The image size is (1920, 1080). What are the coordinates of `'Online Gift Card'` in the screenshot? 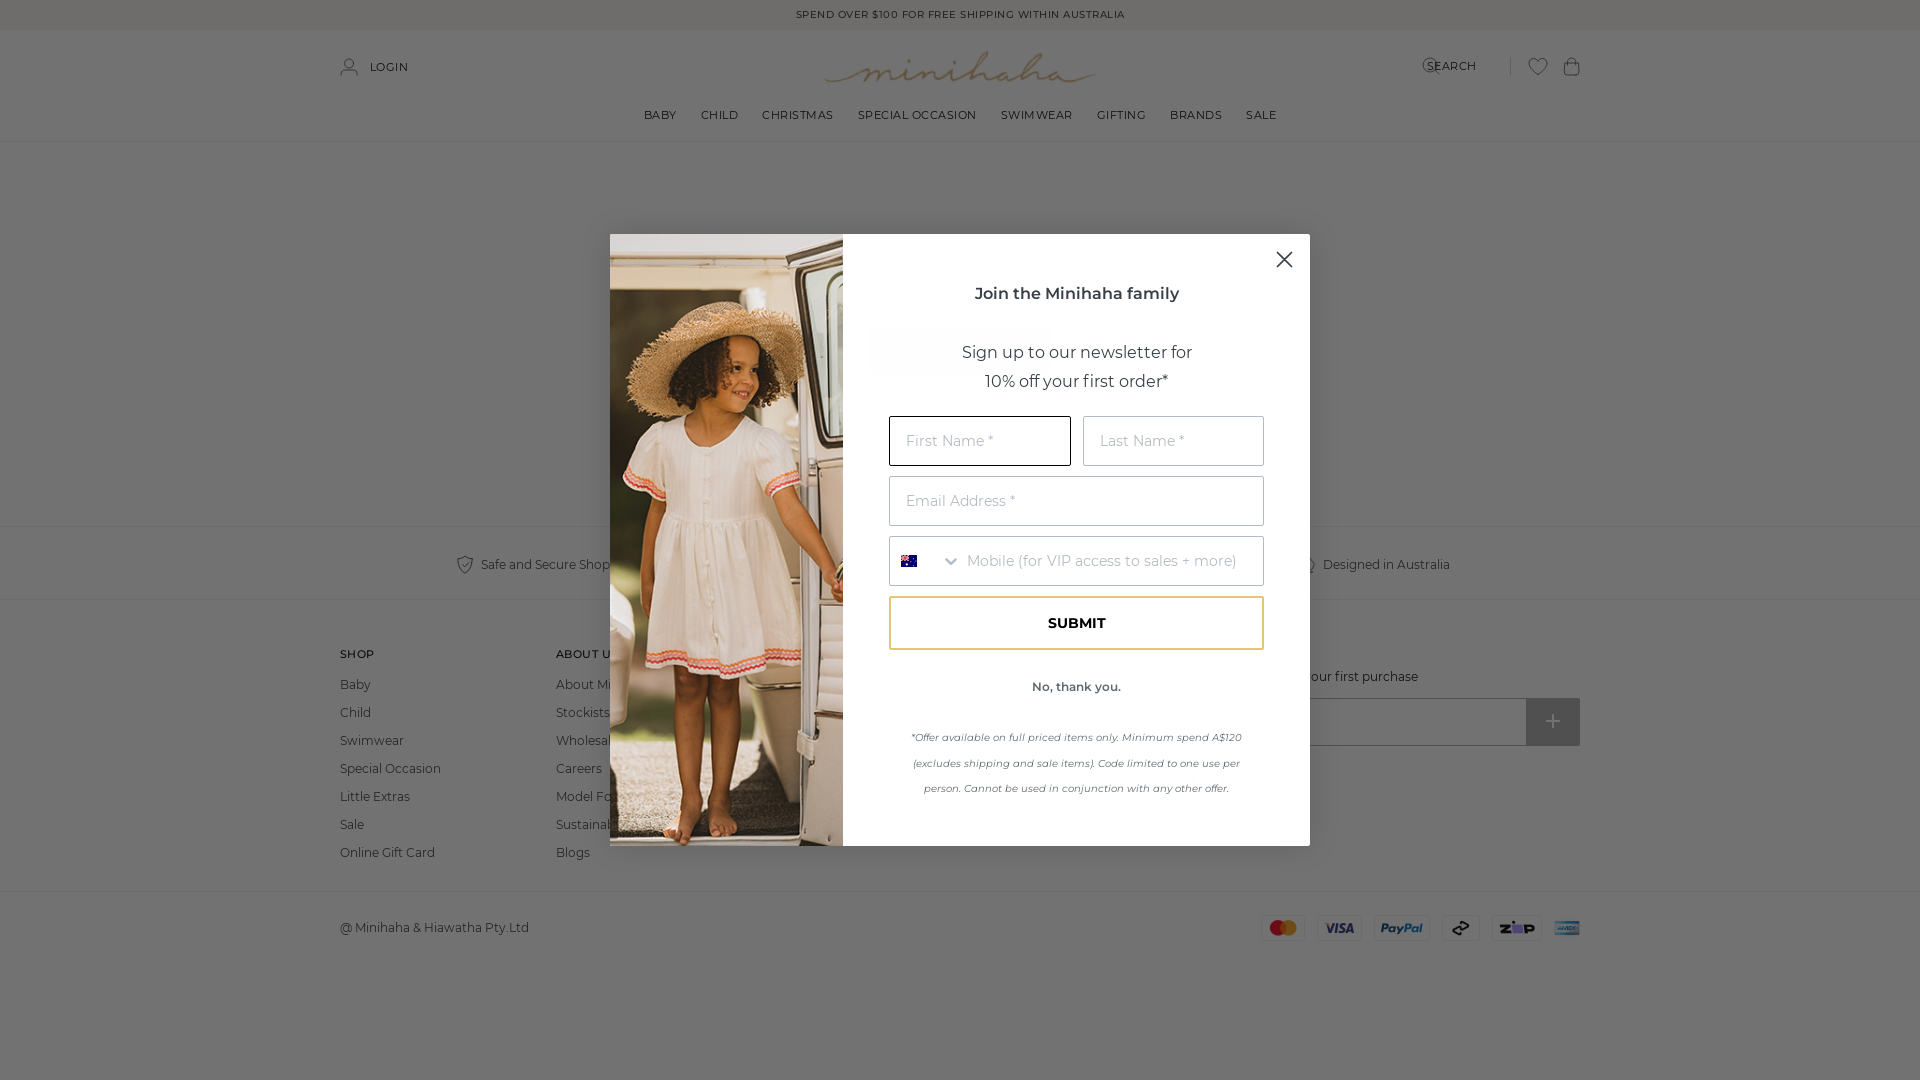 It's located at (387, 852).